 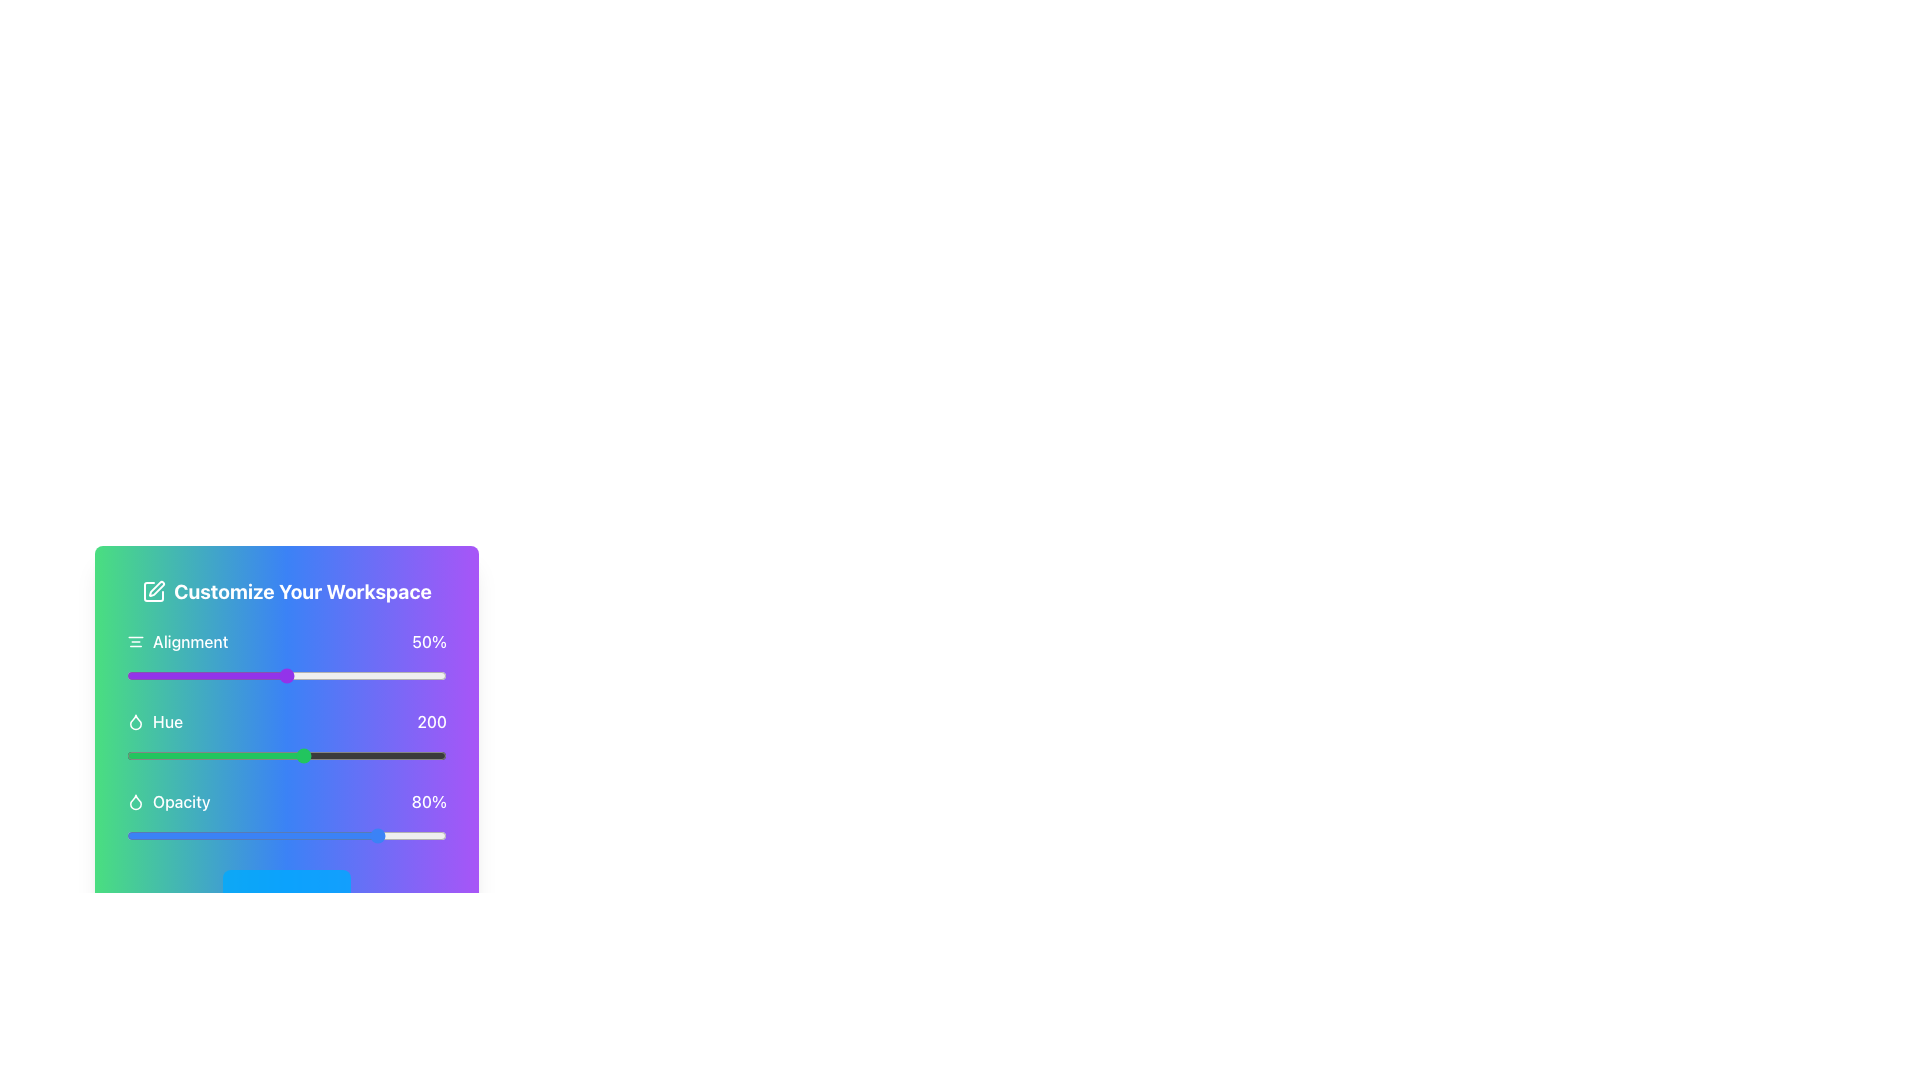 What do you see at coordinates (431, 721) in the screenshot?
I see `displayed value from the Text Label indicating the current value of the hue setting located in the 'Hue' section of the 'Customize Your Workspace' panel` at bounding box center [431, 721].